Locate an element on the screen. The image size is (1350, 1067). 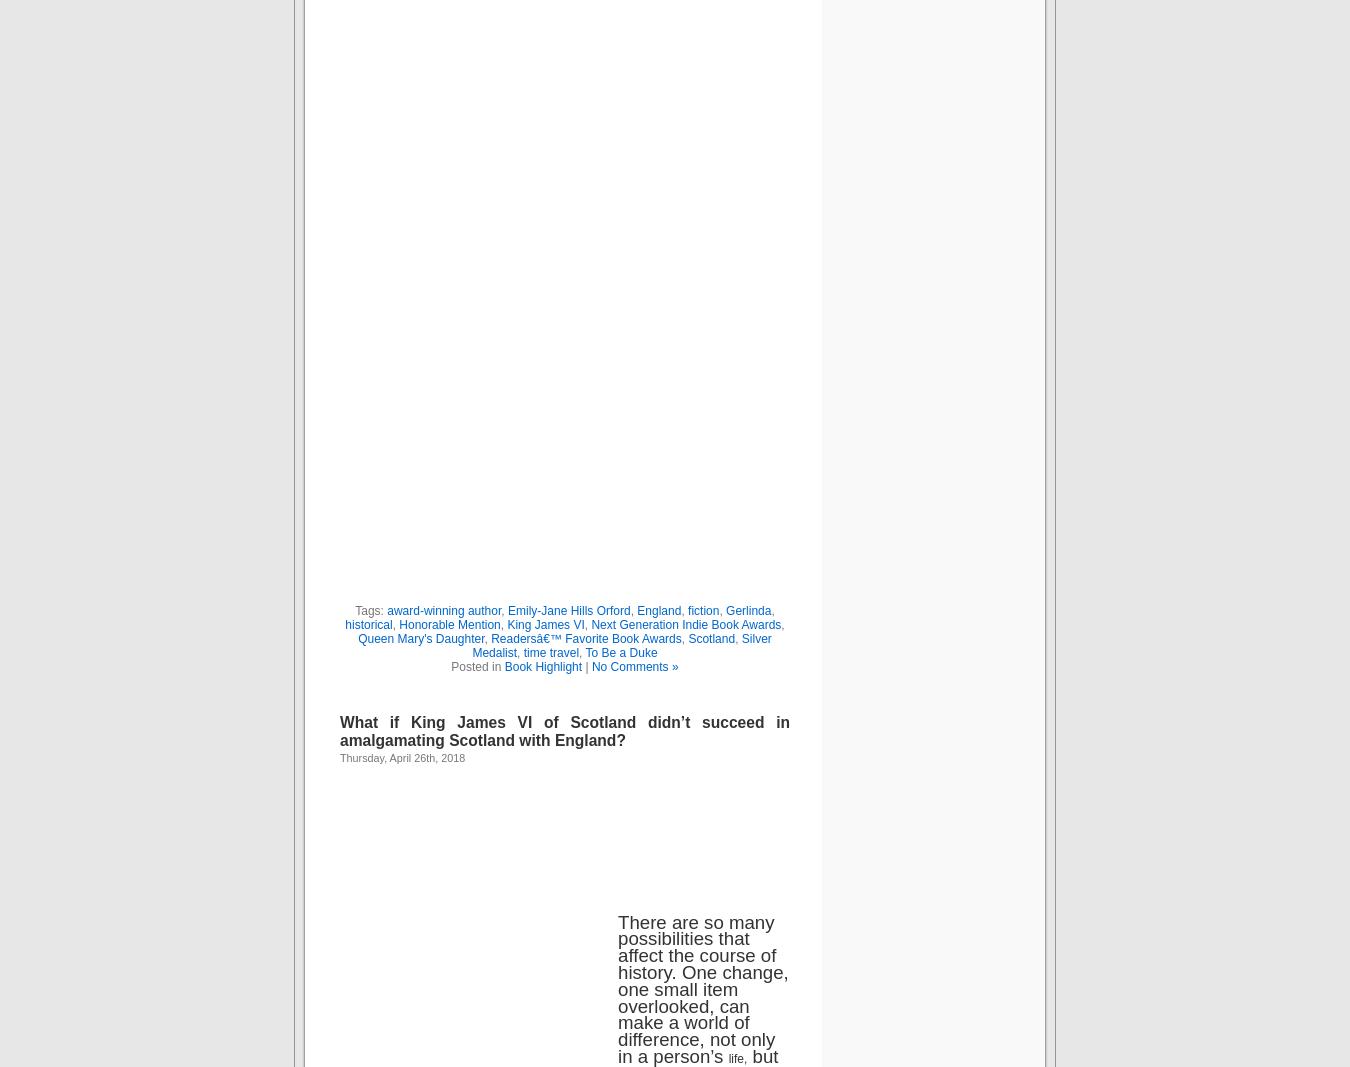
'Gerlinda' is located at coordinates (747, 610).